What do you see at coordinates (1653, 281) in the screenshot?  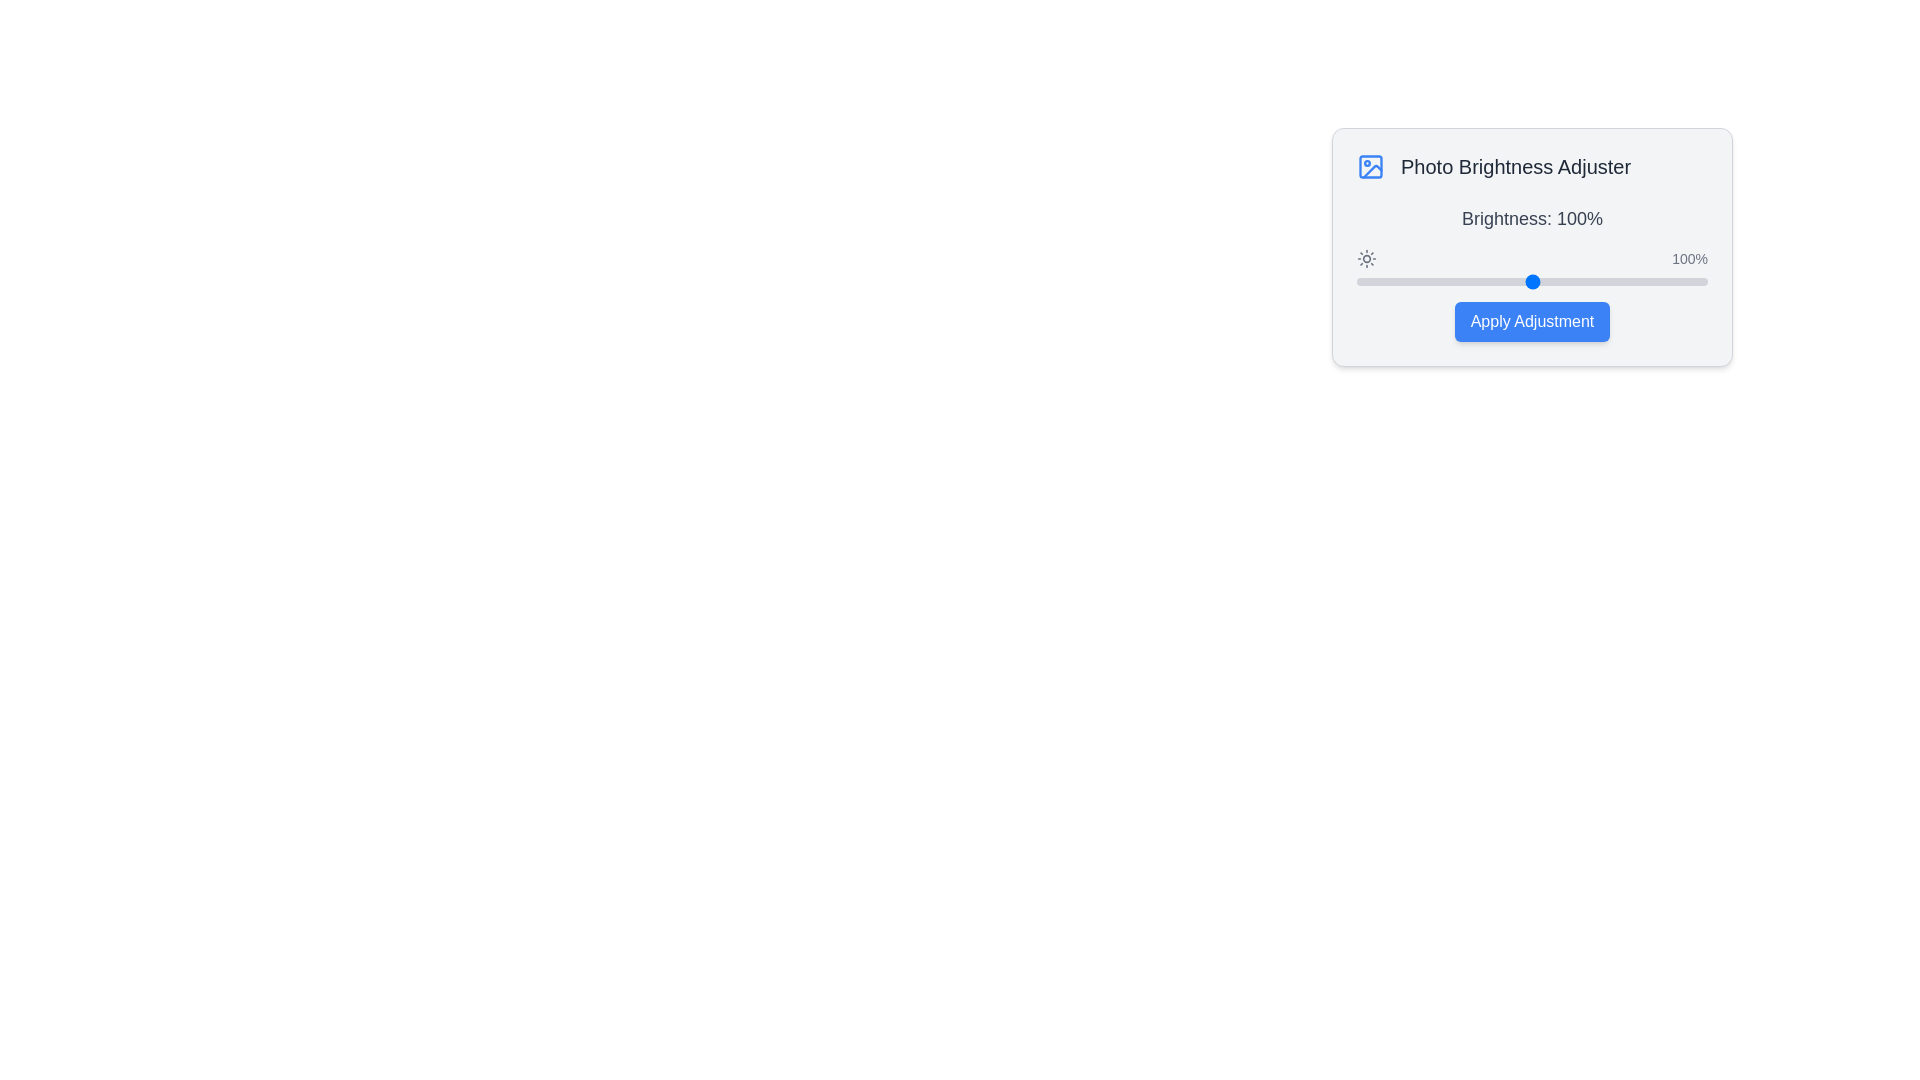 I see `the brightness slider to 169` at bounding box center [1653, 281].